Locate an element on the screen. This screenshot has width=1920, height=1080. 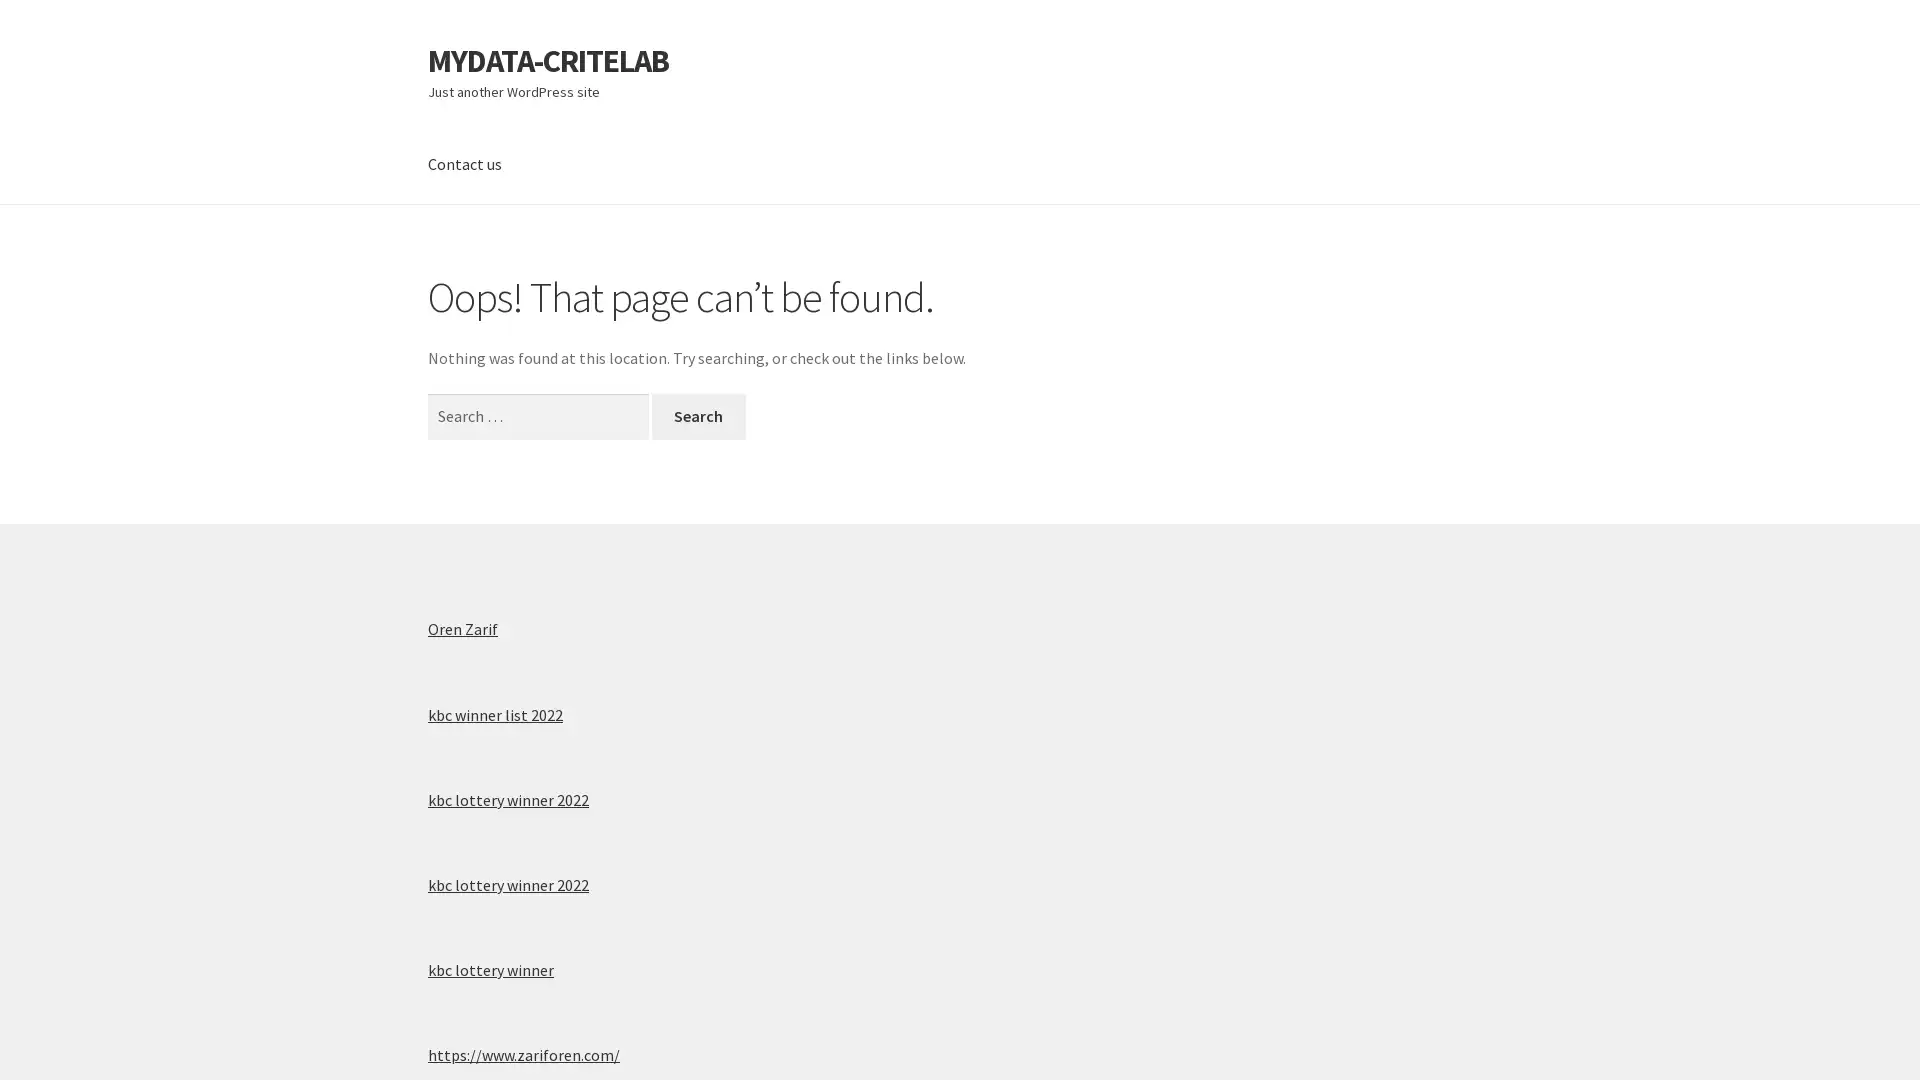
Search is located at coordinates (698, 415).